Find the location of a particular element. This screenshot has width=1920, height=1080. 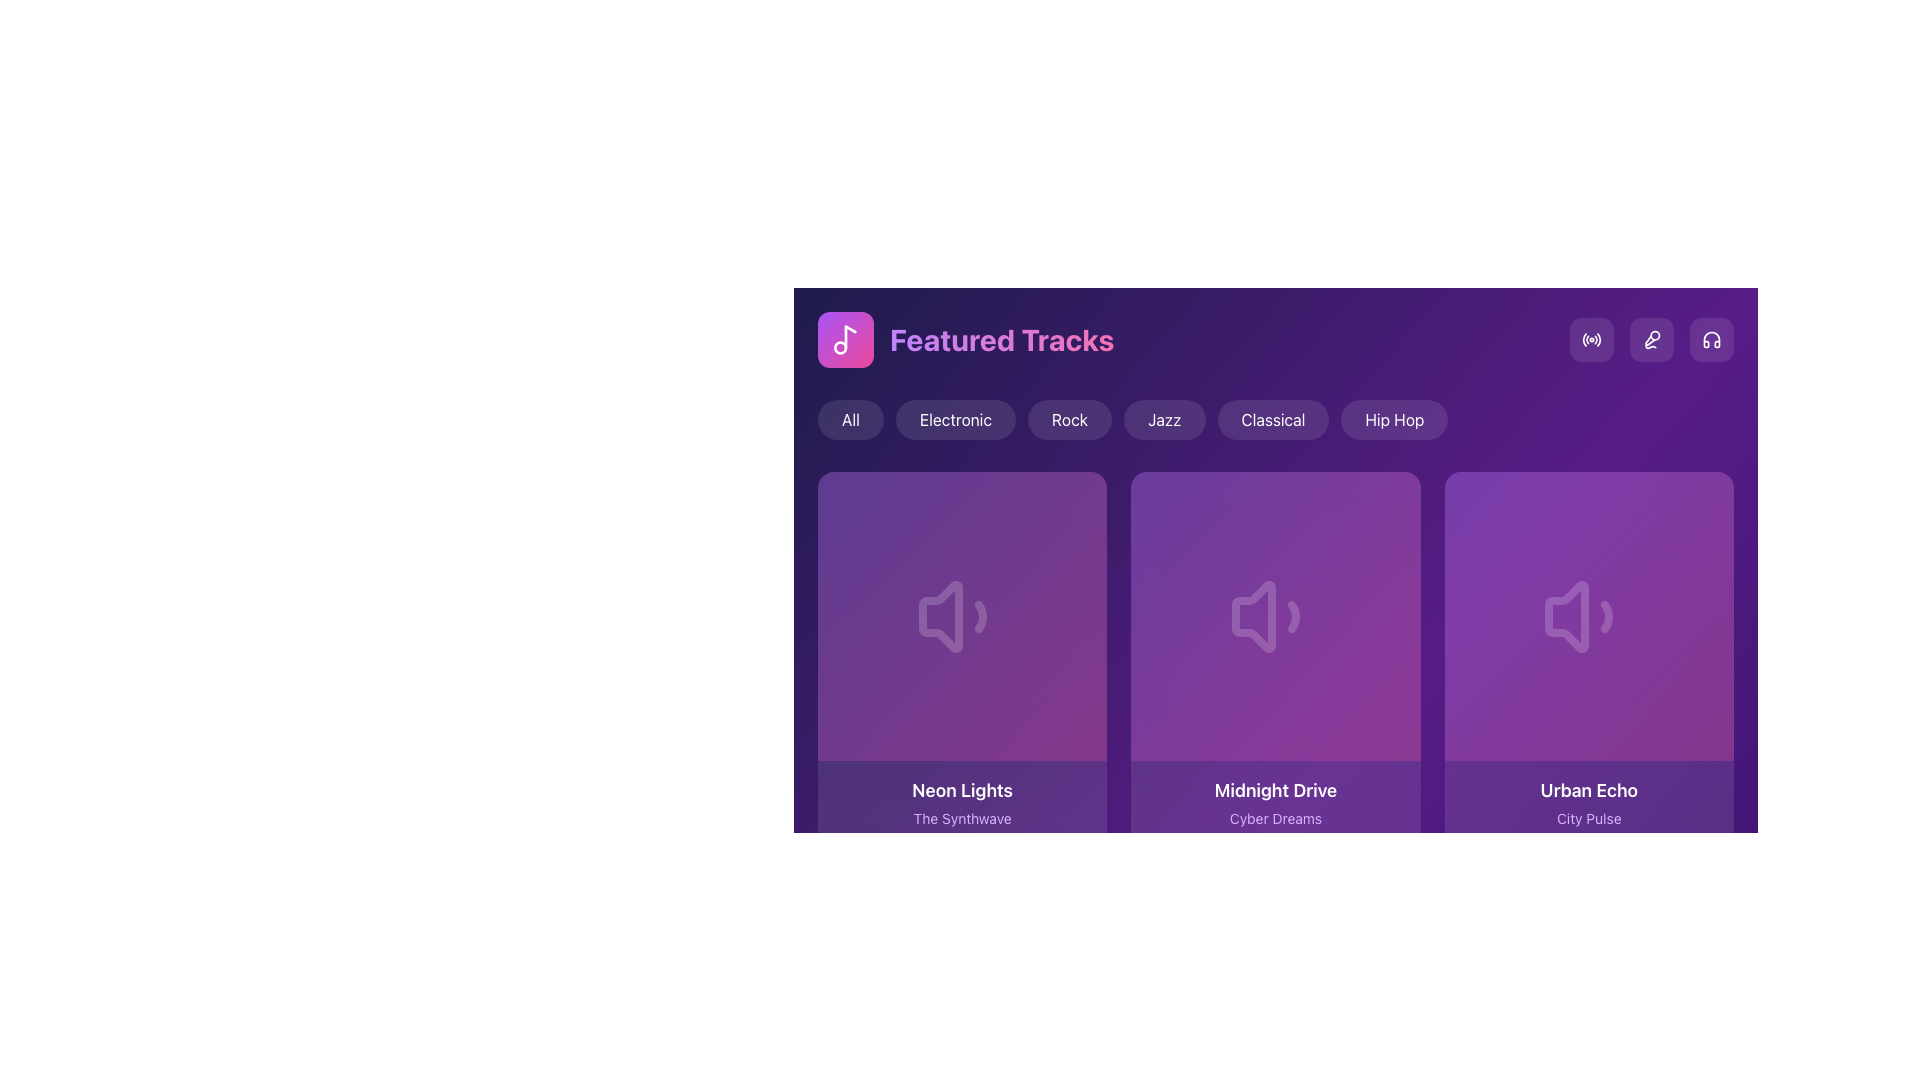

the audio playback control element with a speaker icon to trigger additional effects is located at coordinates (1275, 615).